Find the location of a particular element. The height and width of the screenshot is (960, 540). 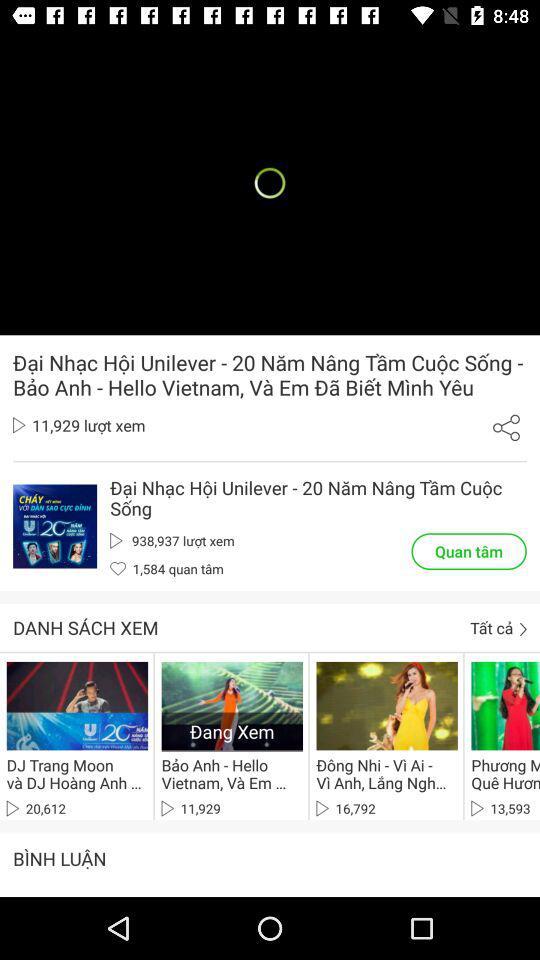

13,593 item is located at coordinates (500, 808).